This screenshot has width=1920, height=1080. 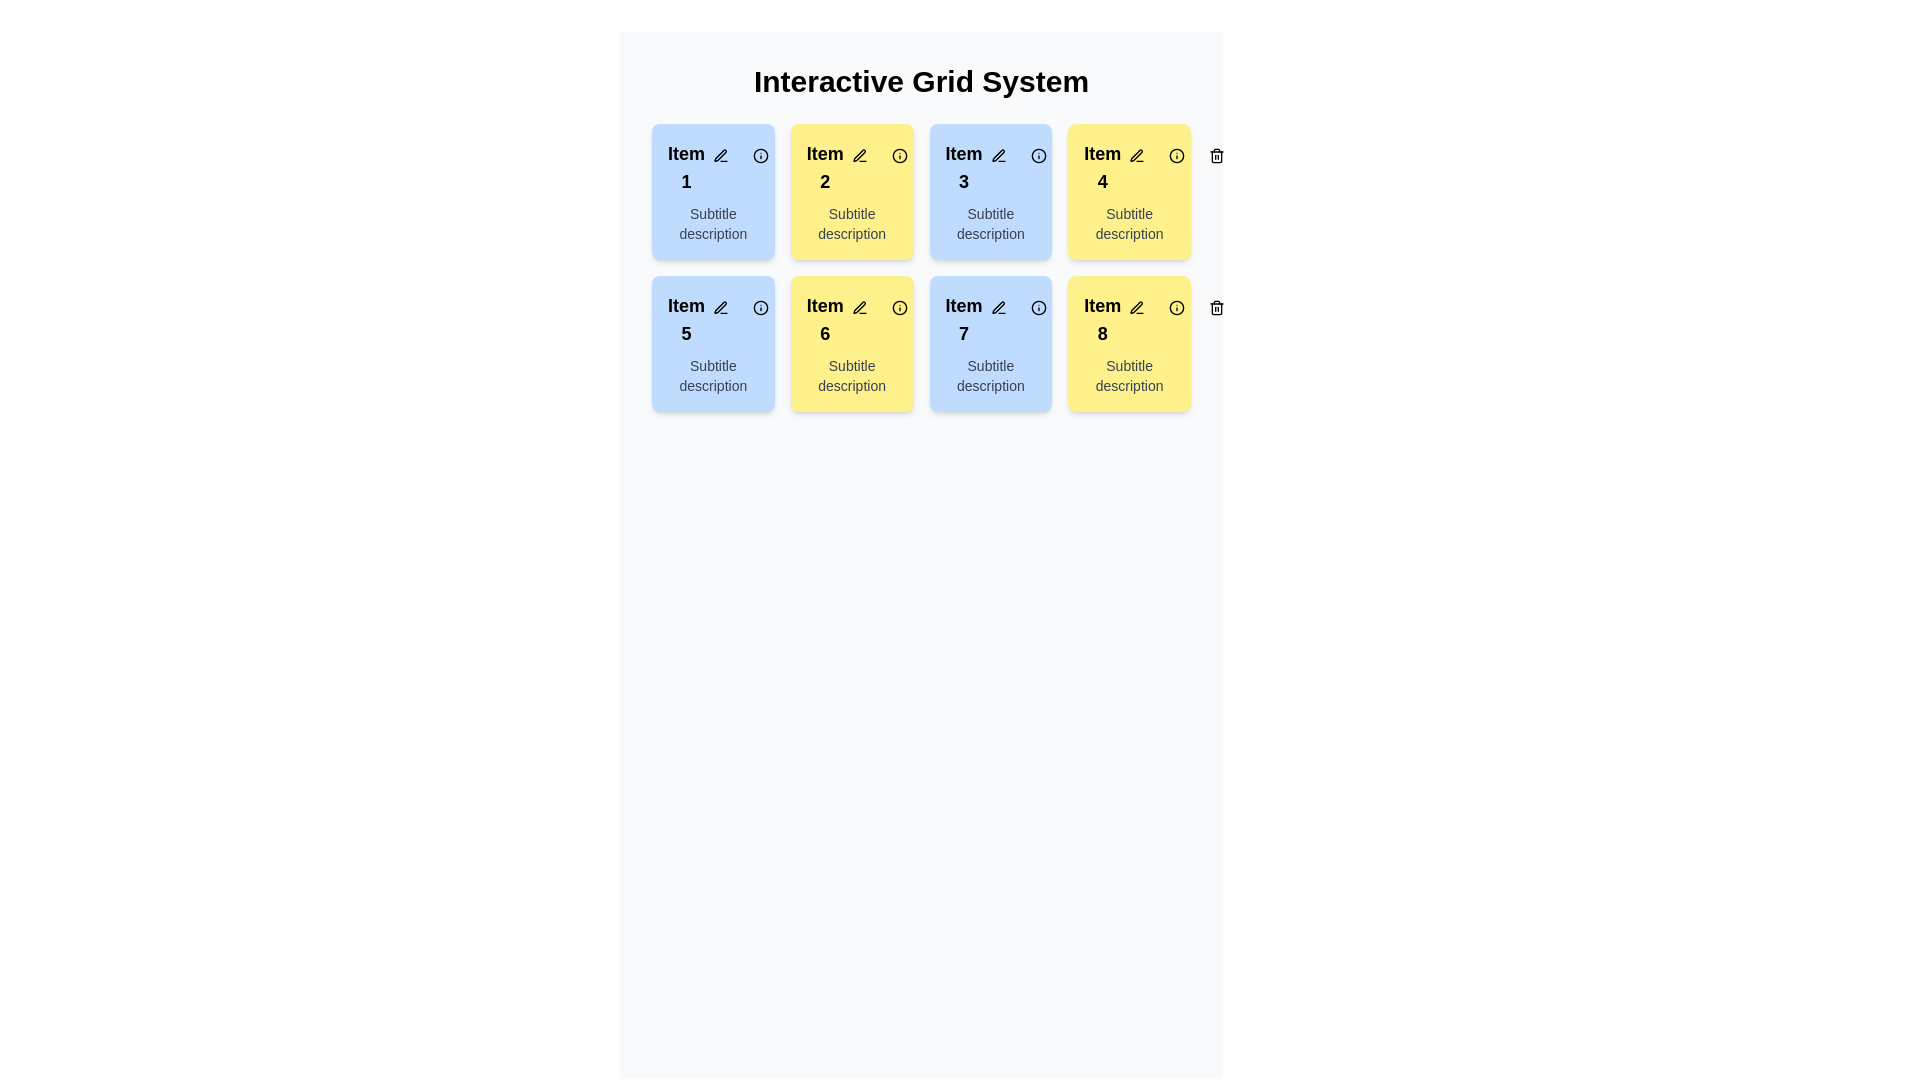 What do you see at coordinates (1216, 308) in the screenshot?
I see `the trash can icon located at the upper right corner of the grid layout to possibly reveal a tooltip or highlight` at bounding box center [1216, 308].